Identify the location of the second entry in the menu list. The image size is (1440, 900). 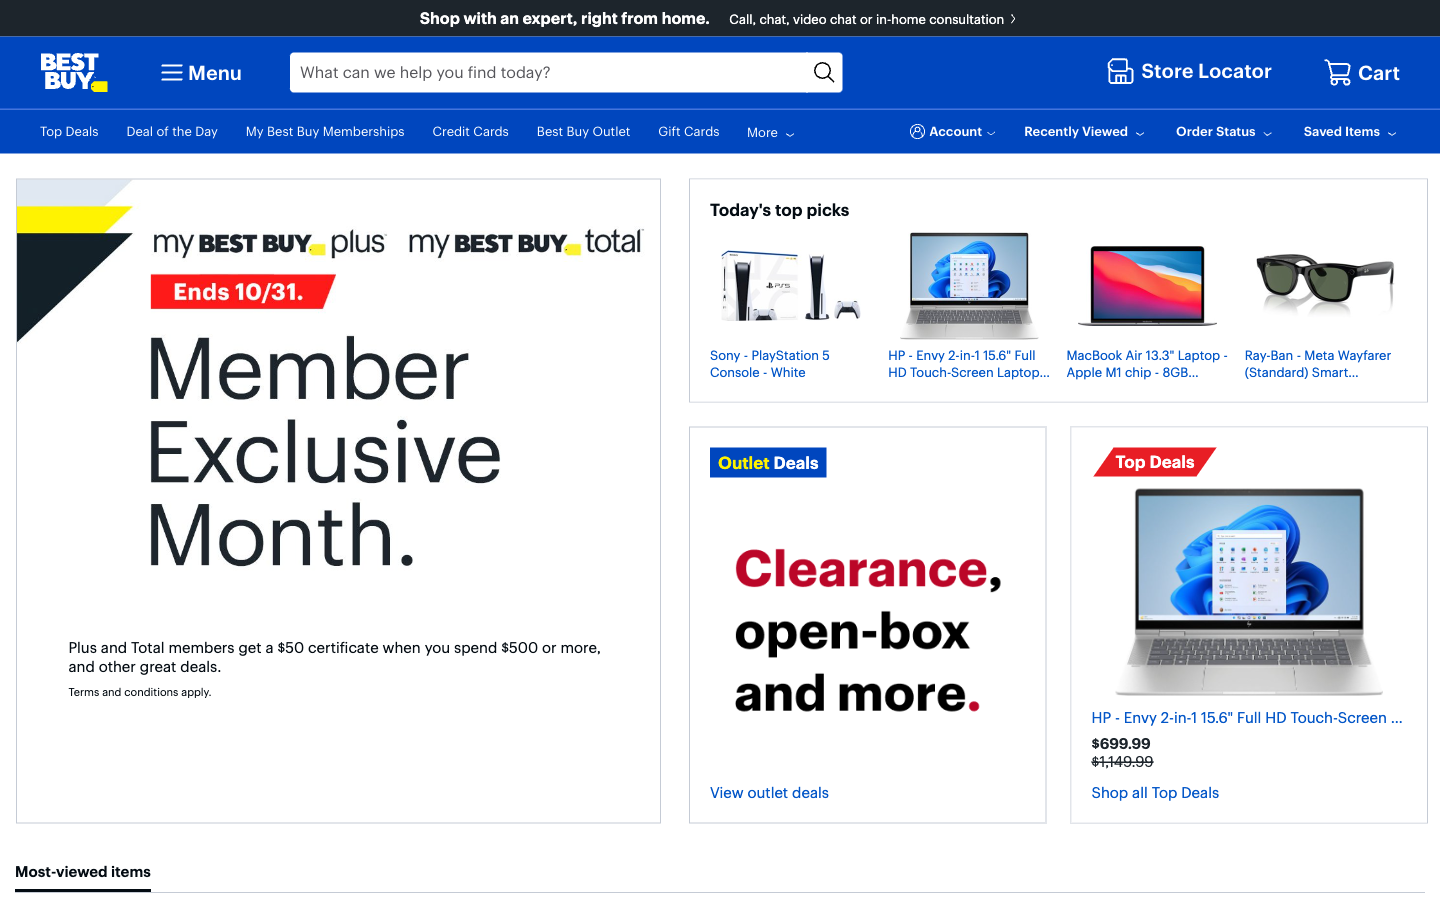
(199, 71).